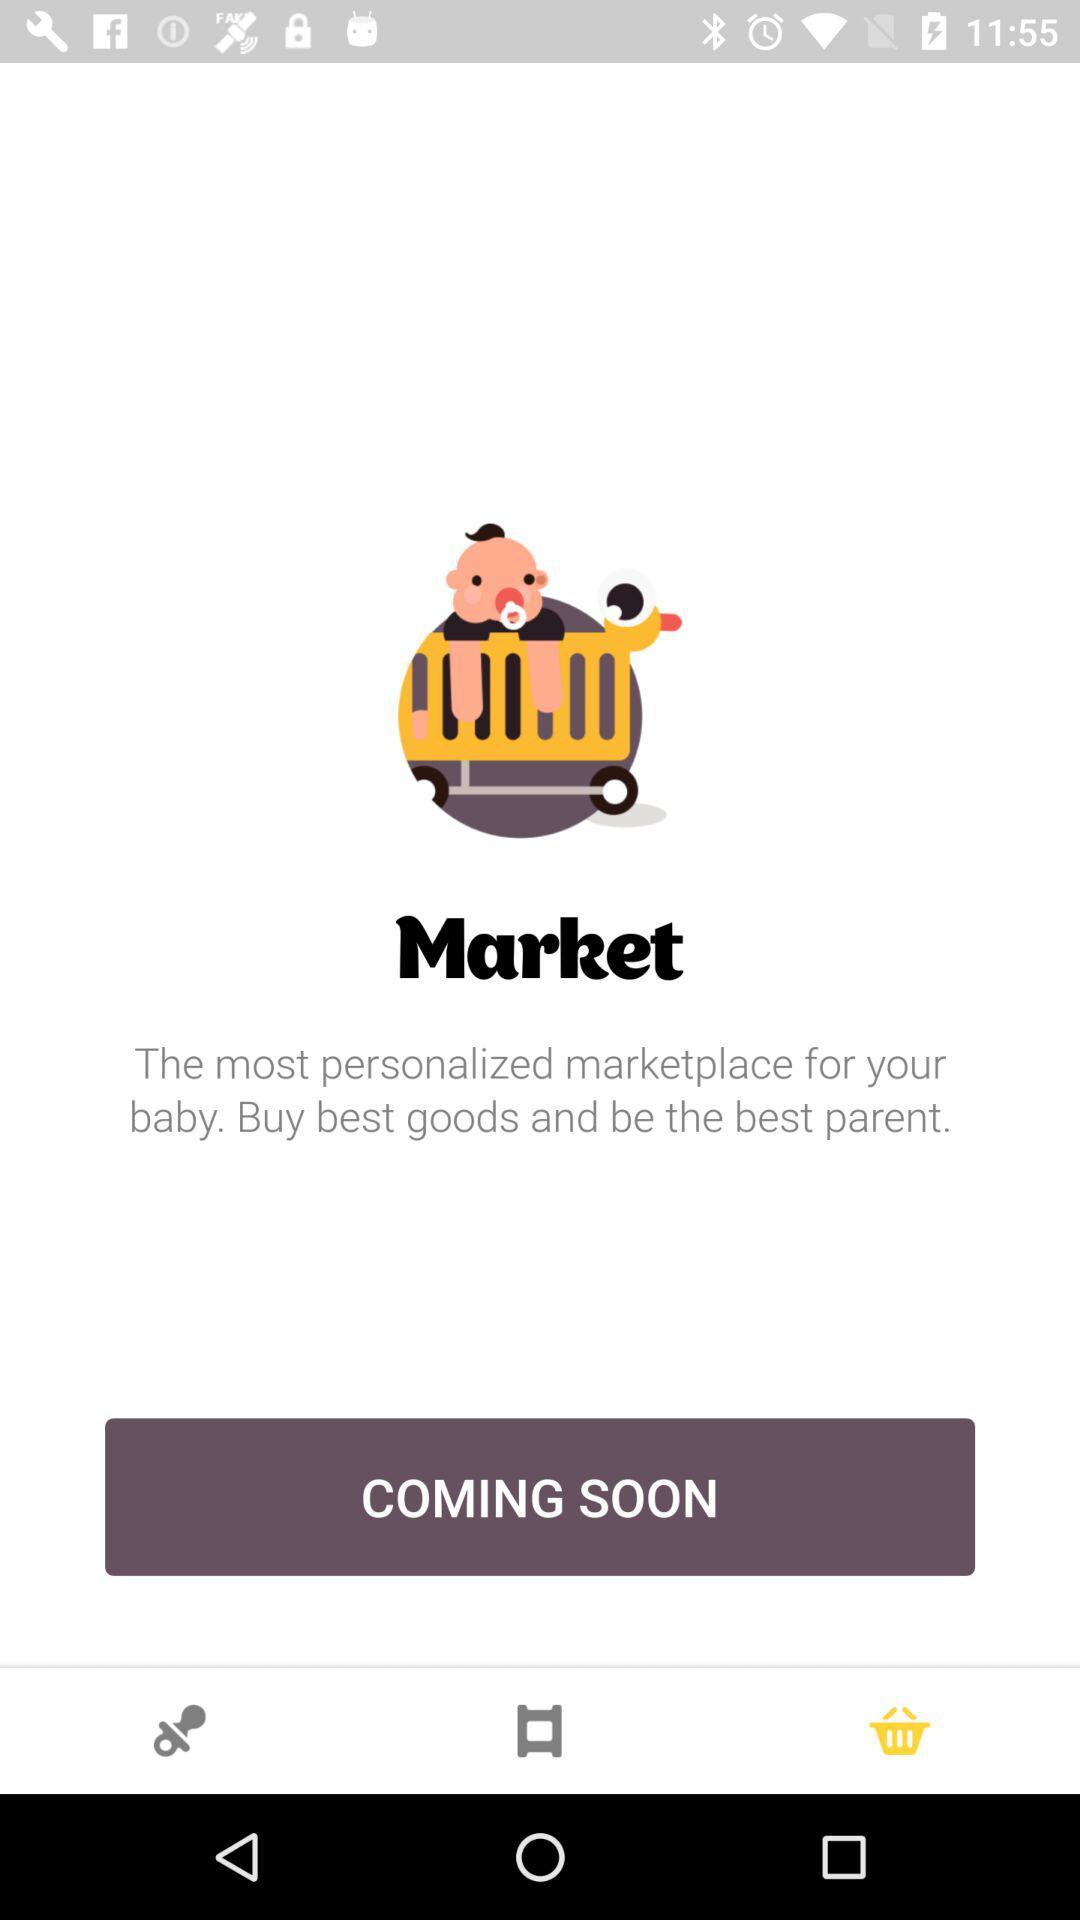 The height and width of the screenshot is (1920, 1080). What do you see at coordinates (898, 1730) in the screenshot?
I see `delete` at bounding box center [898, 1730].